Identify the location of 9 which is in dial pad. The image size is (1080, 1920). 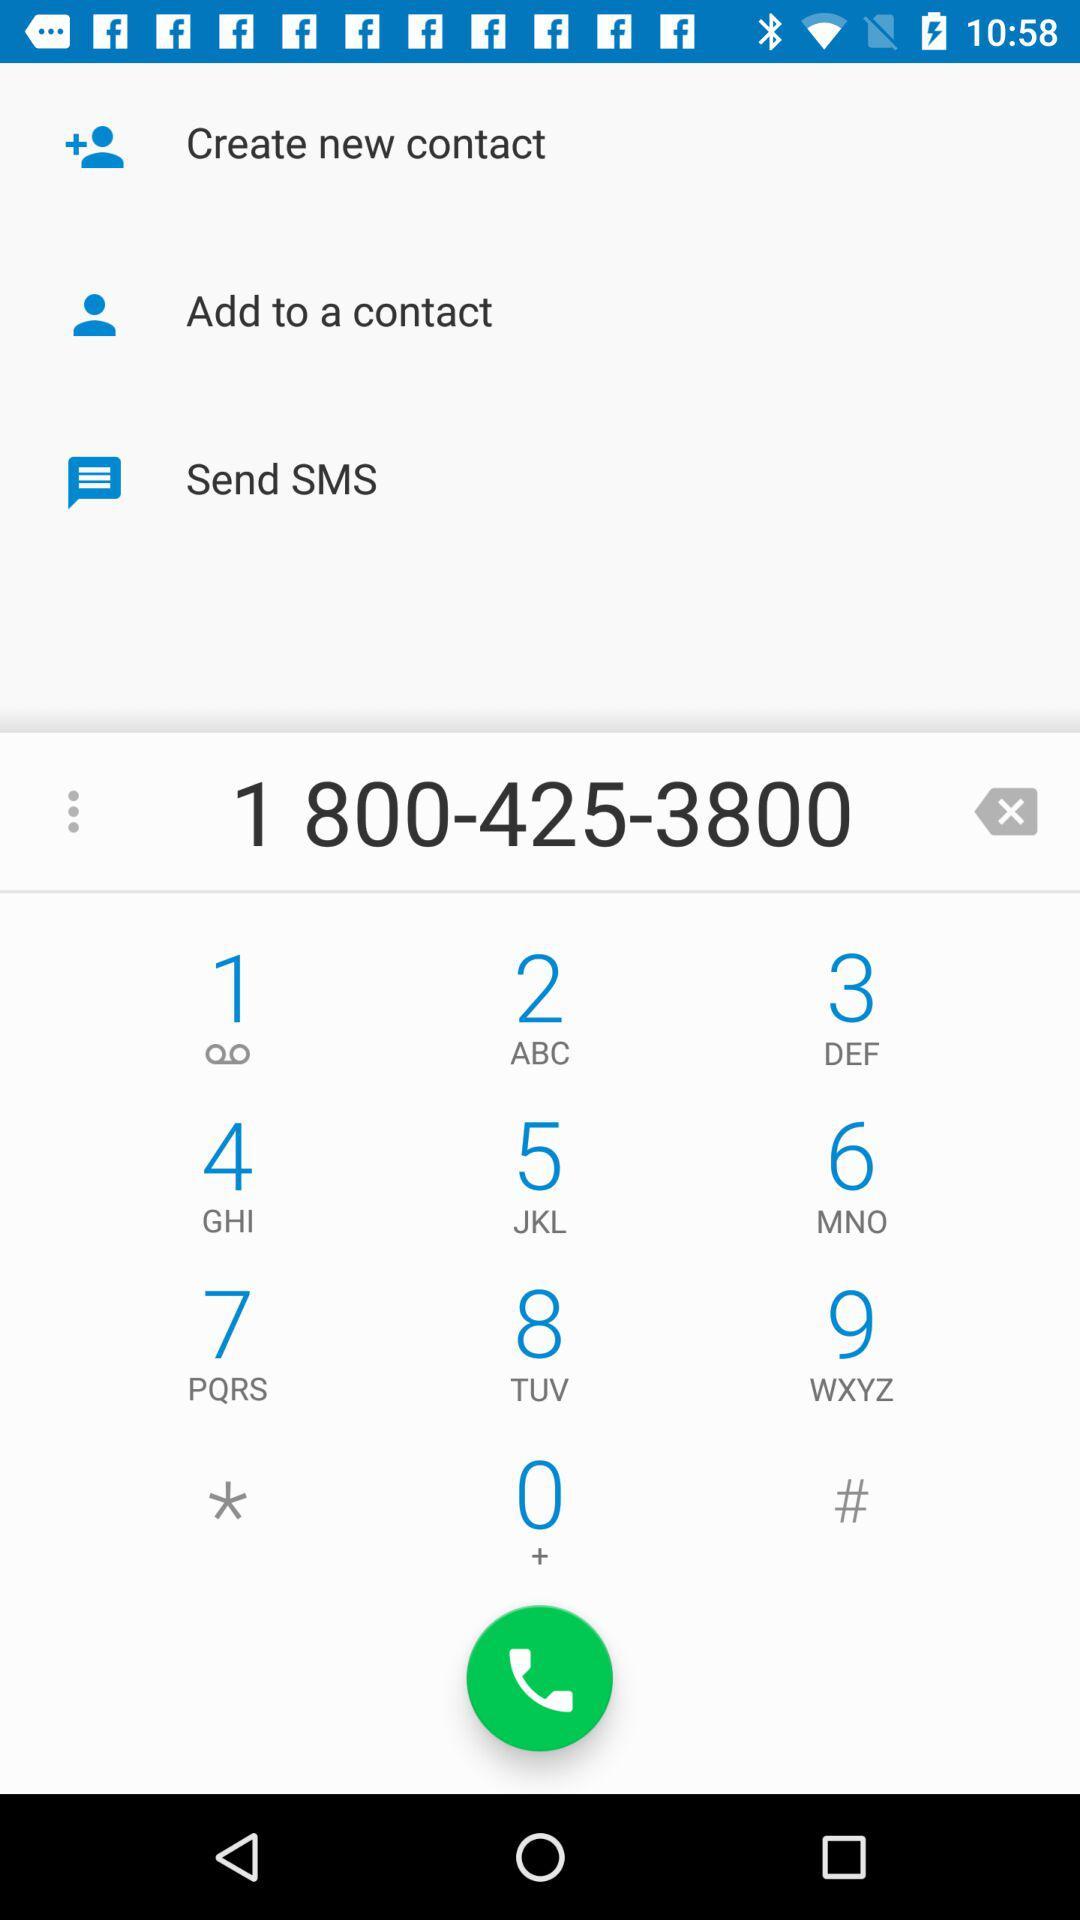
(852, 1349).